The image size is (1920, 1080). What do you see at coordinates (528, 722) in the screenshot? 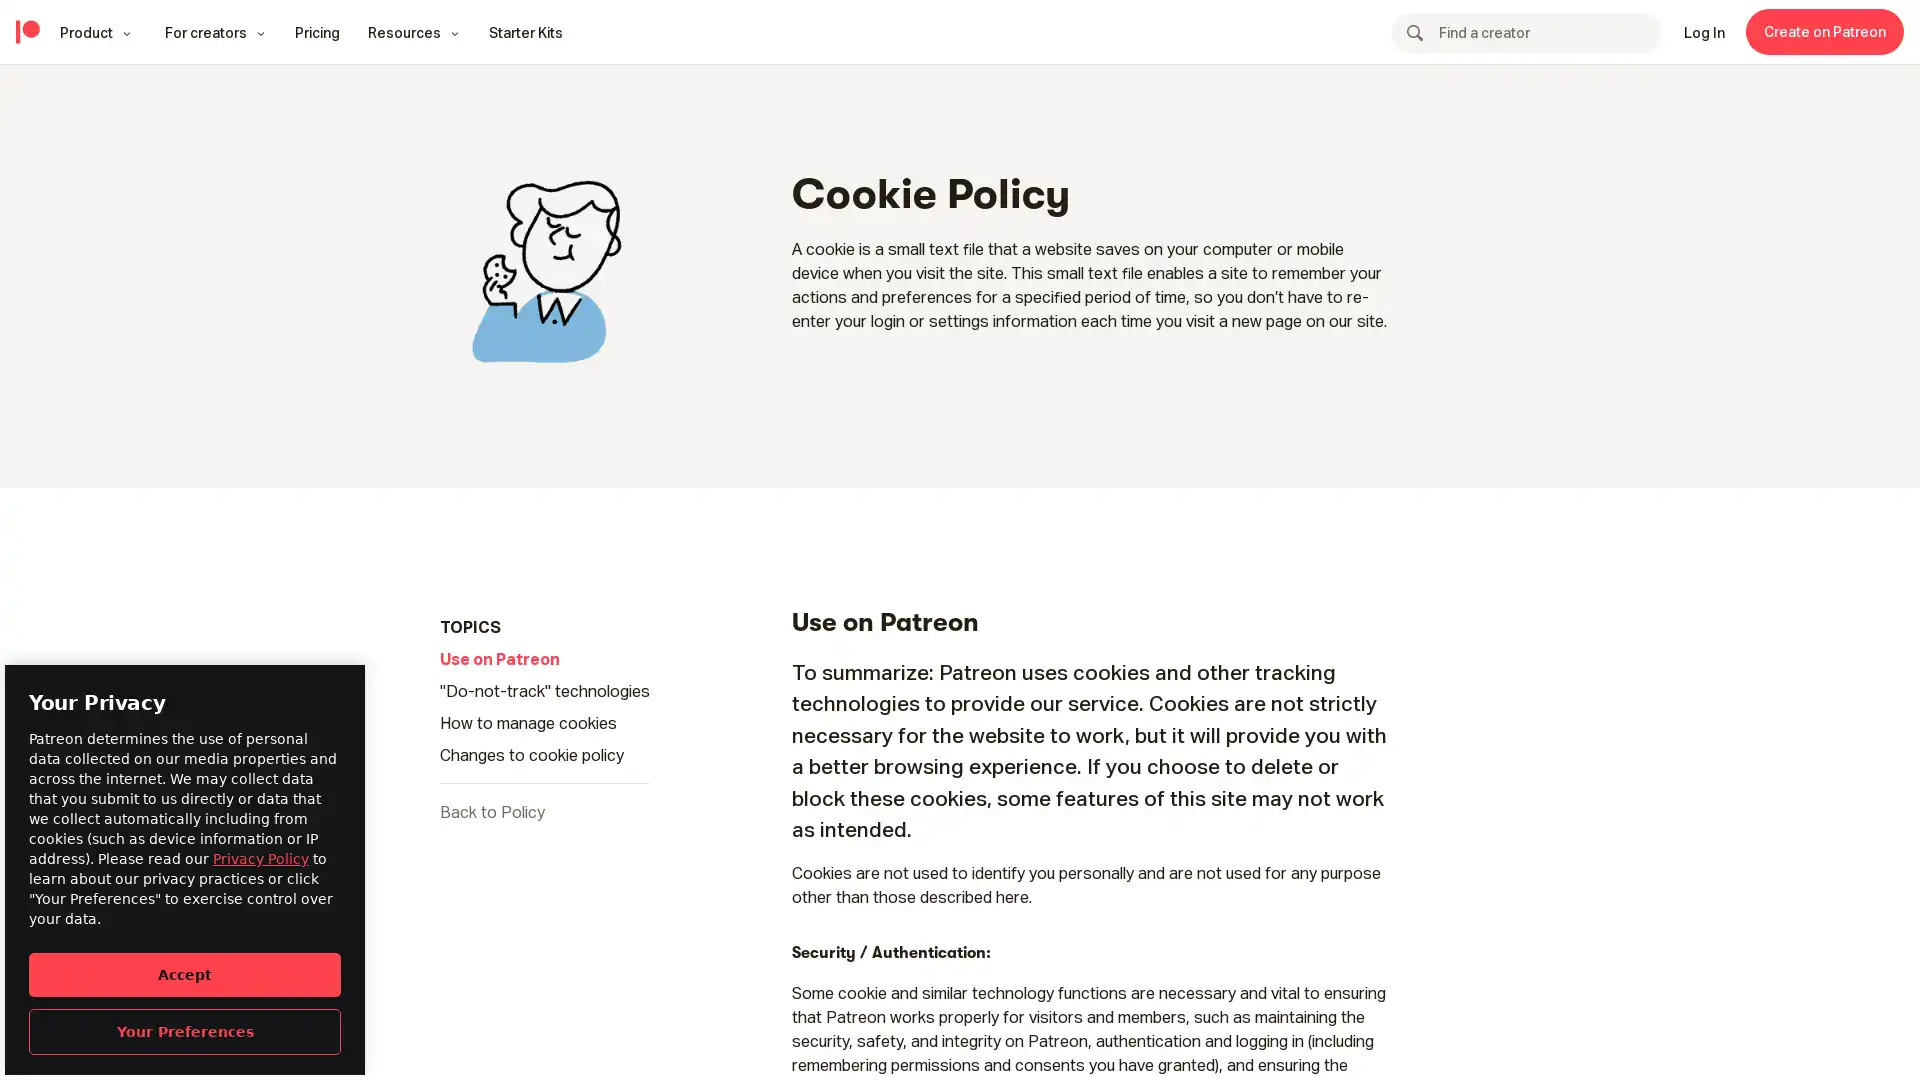
I see `How to manage cookies` at bounding box center [528, 722].